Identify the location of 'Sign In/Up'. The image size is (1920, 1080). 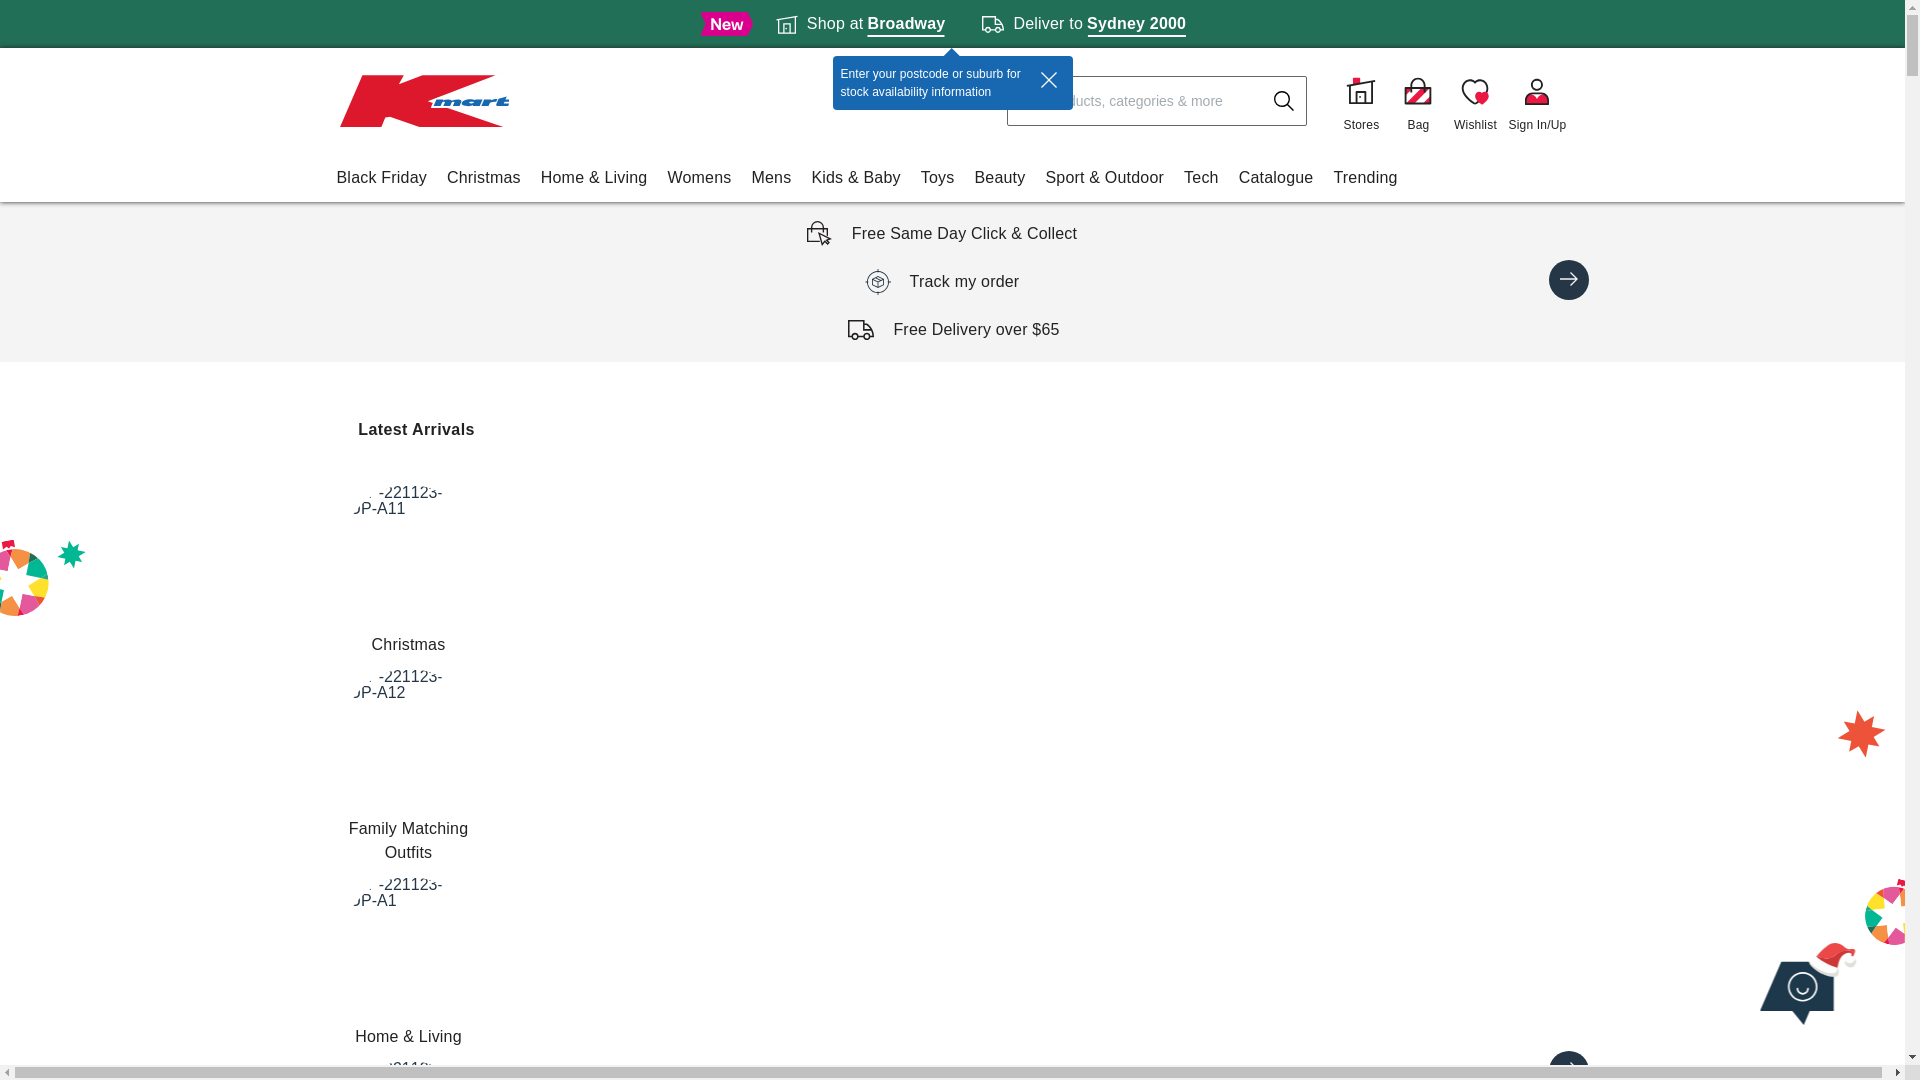
(1535, 100).